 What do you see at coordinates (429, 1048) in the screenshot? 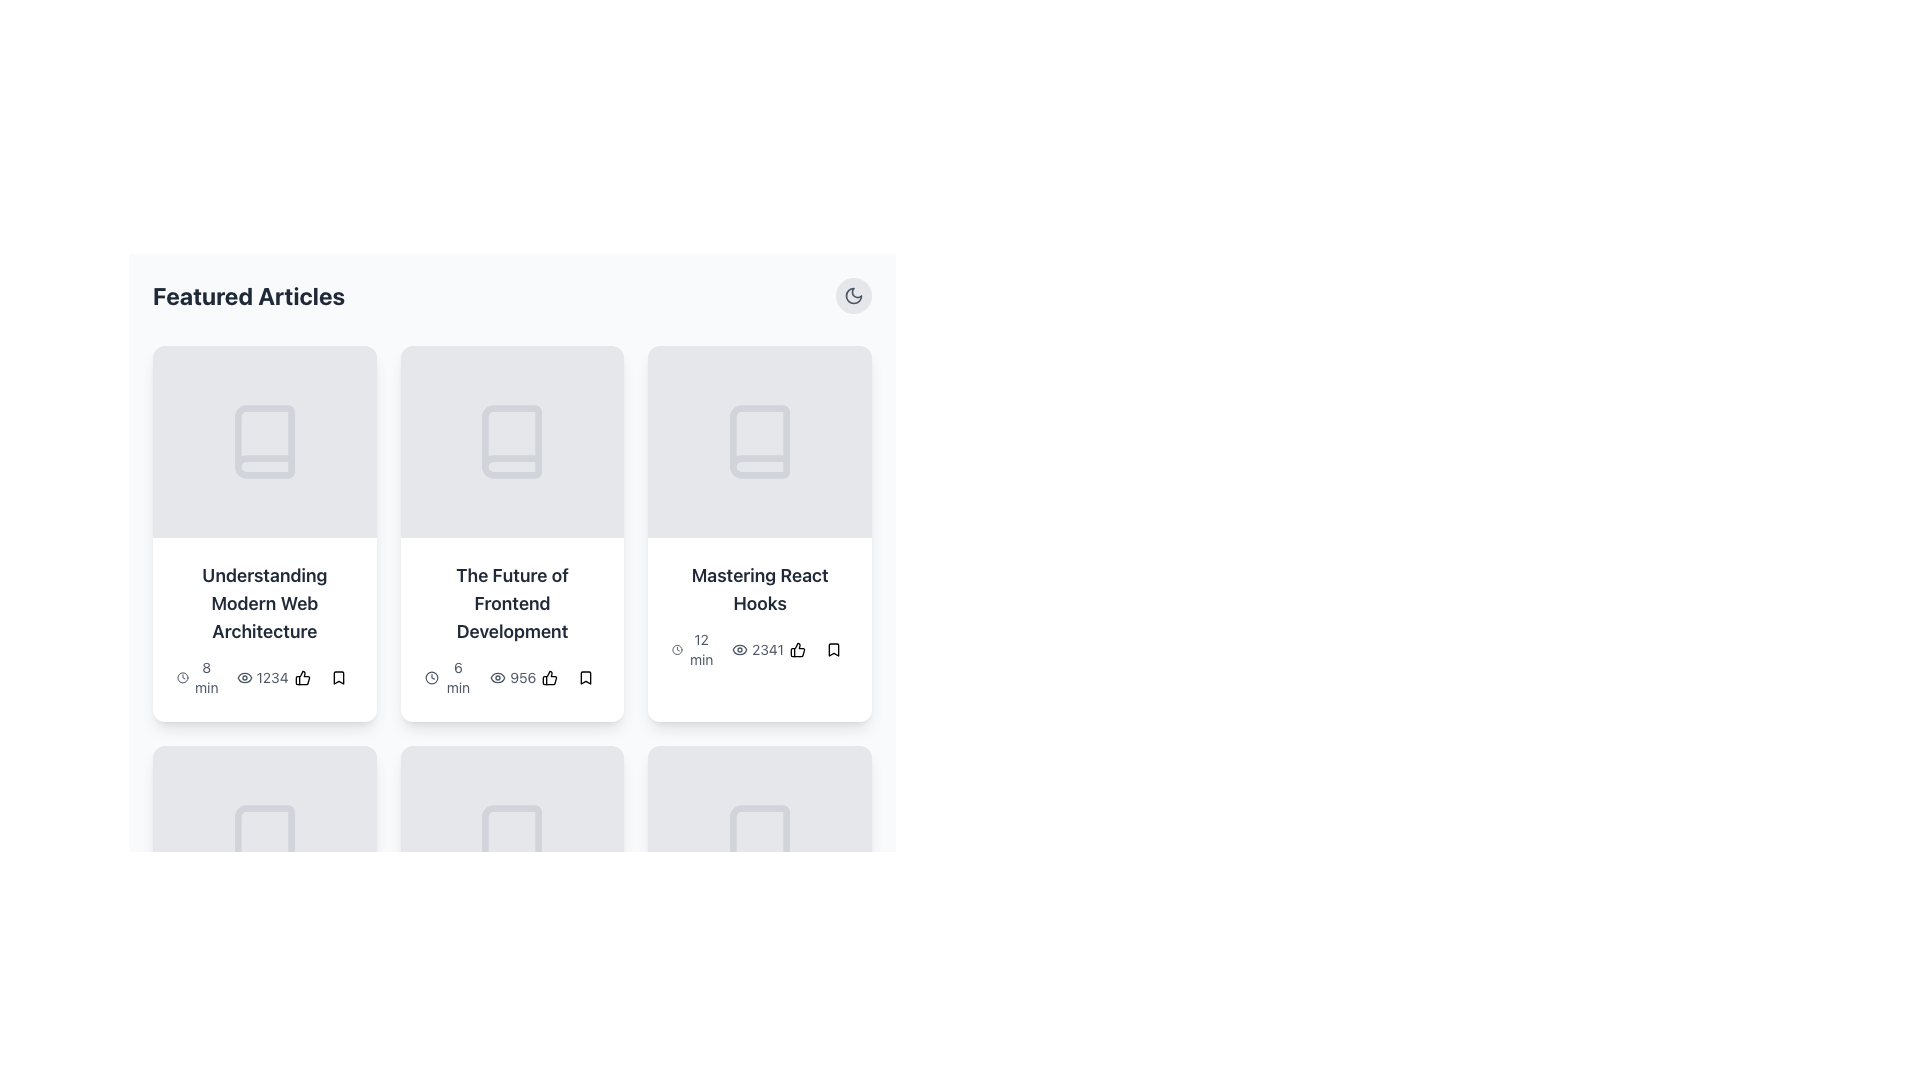
I see `the clock icon which is styled with circular boundaries and positioned before the '15 min' text in the third card of the 'Featured Articles' section` at bounding box center [429, 1048].